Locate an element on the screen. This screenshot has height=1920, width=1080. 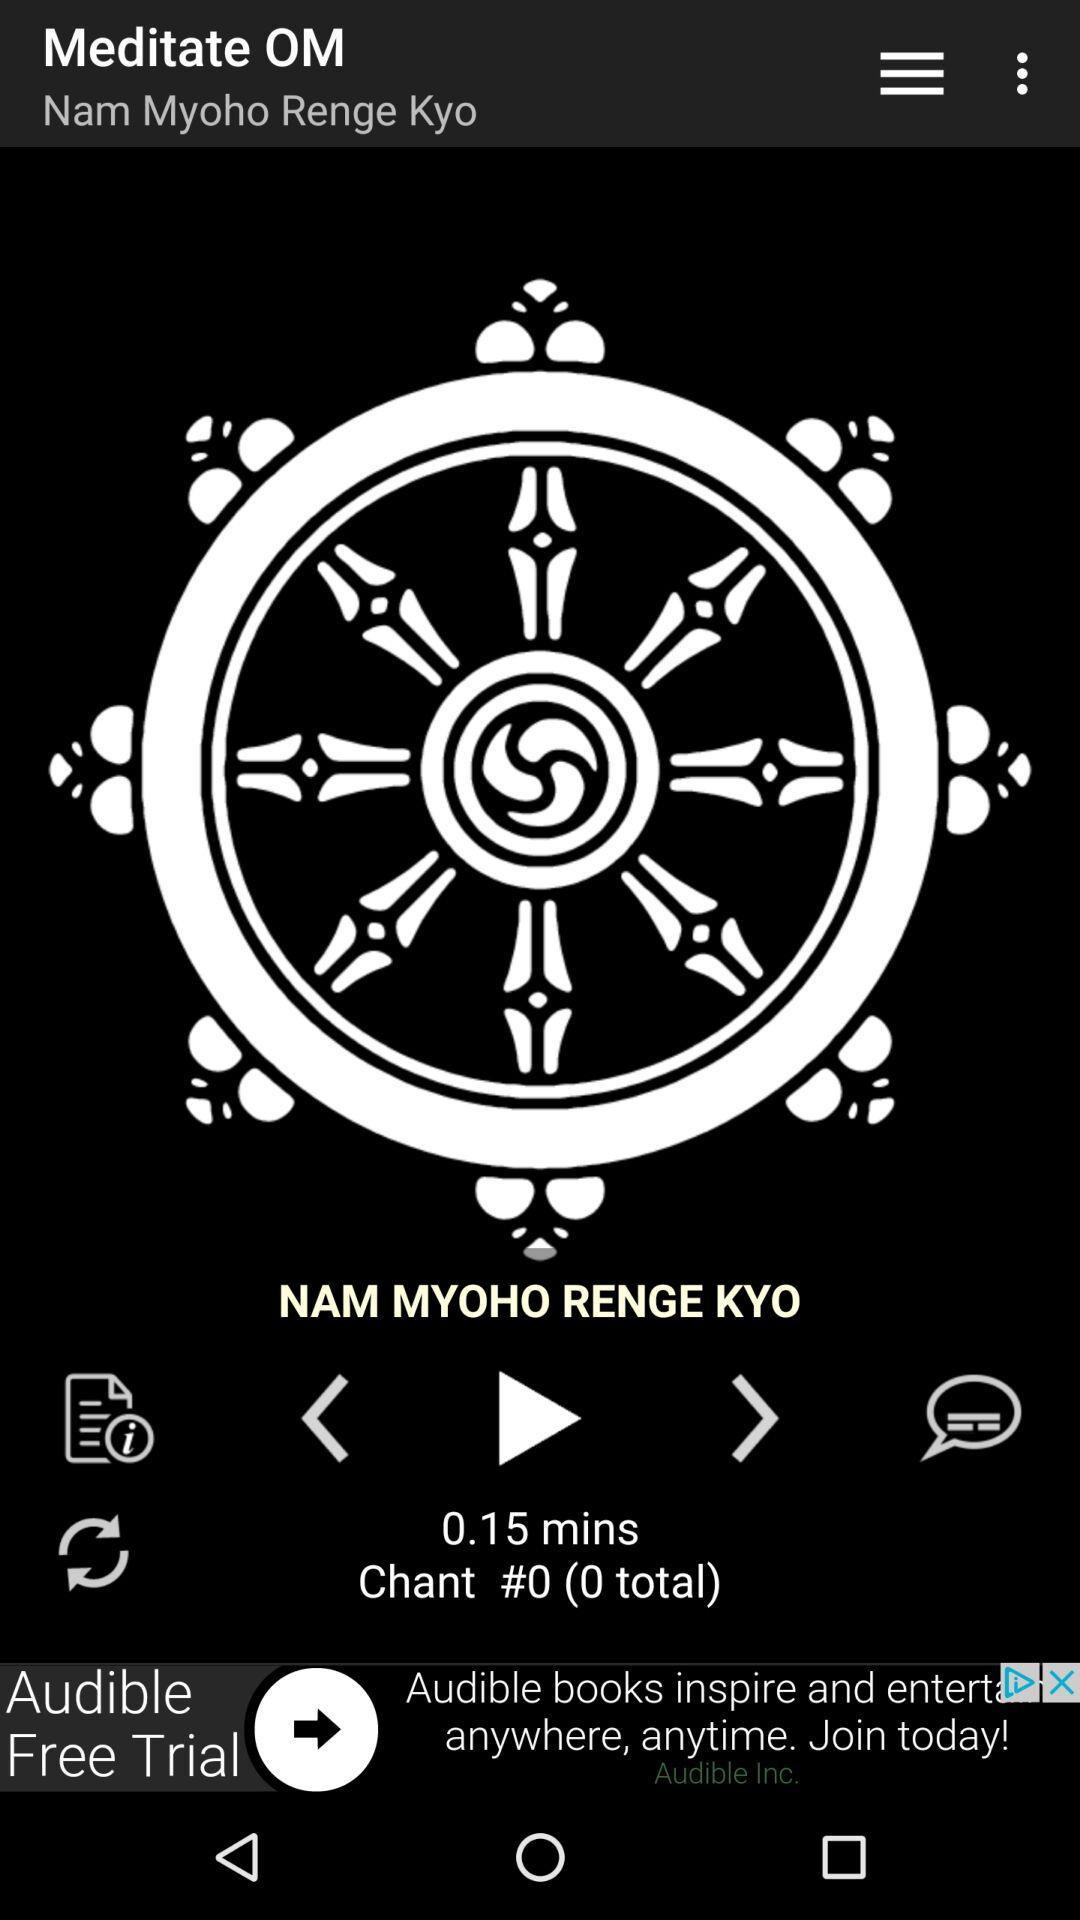
press to play is located at coordinates (540, 1417).